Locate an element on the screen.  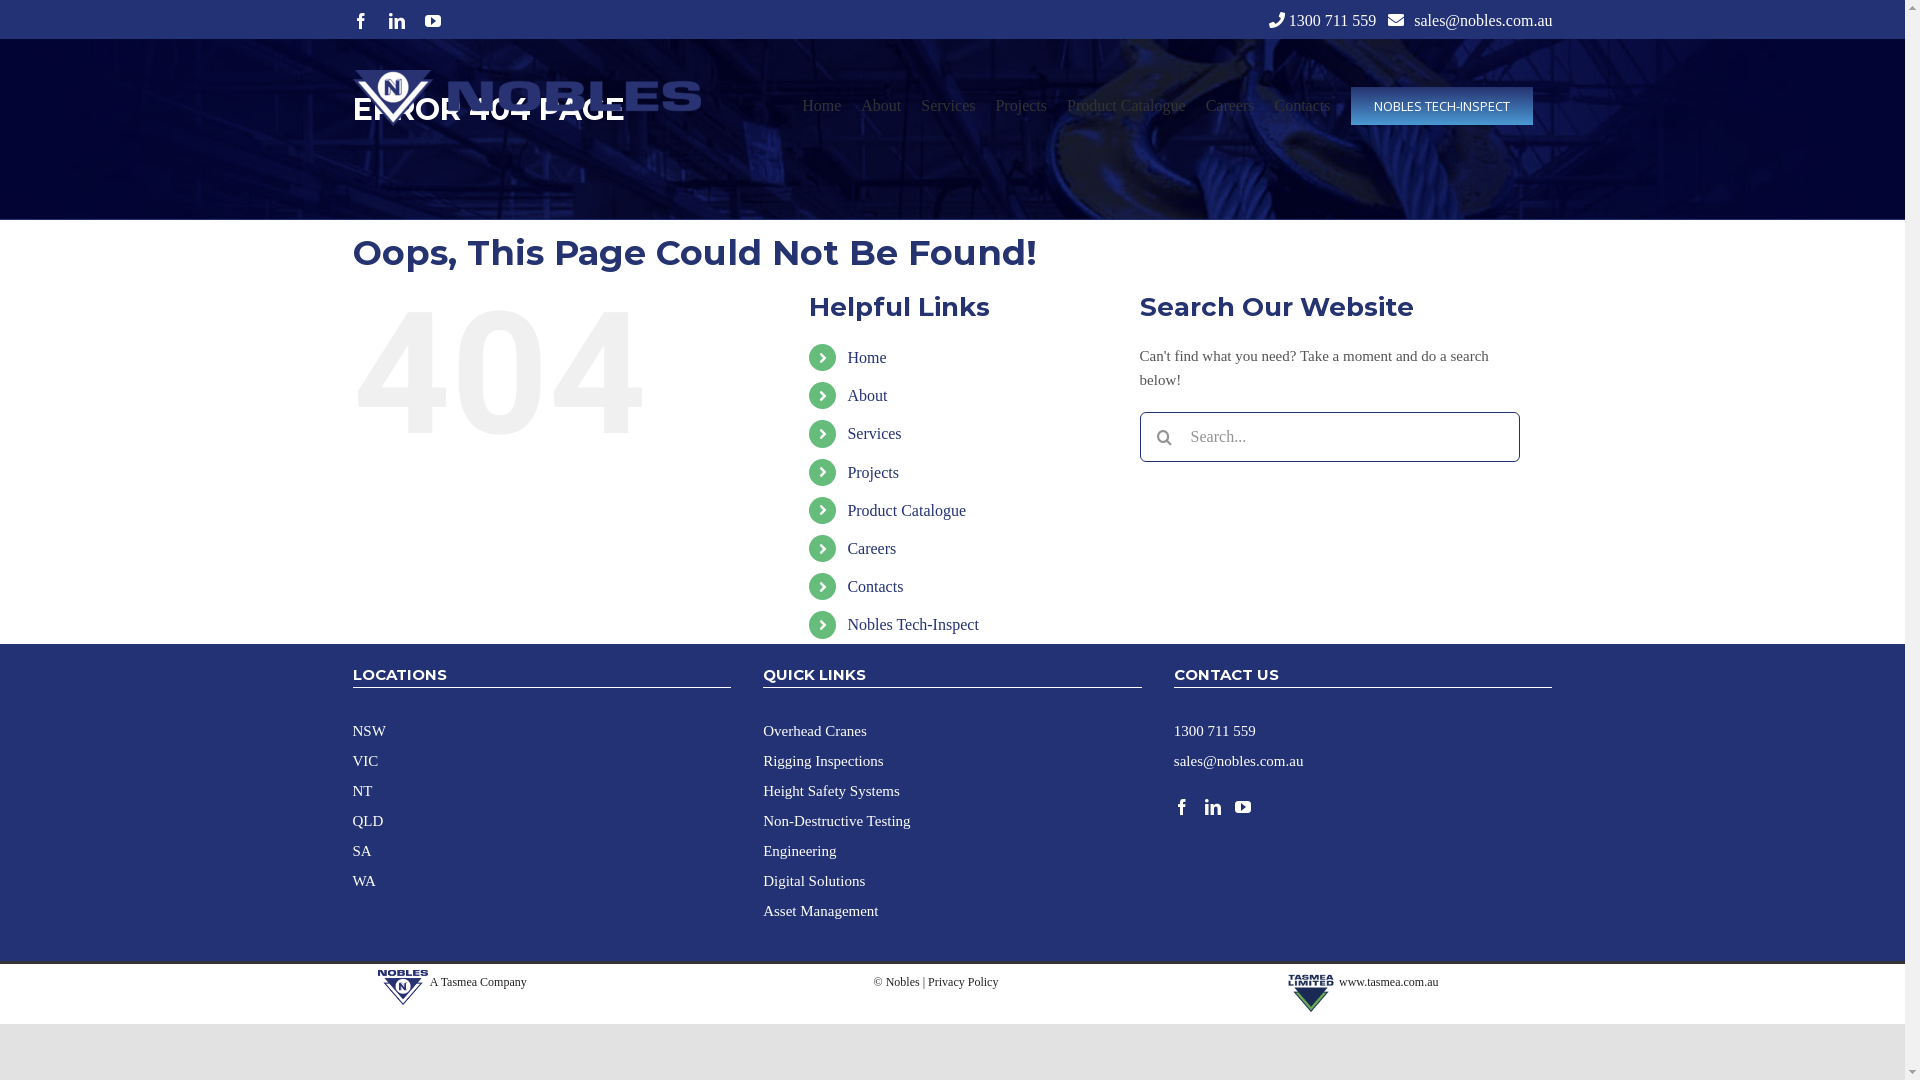
'Contacts' is located at coordinates (1272, 105).